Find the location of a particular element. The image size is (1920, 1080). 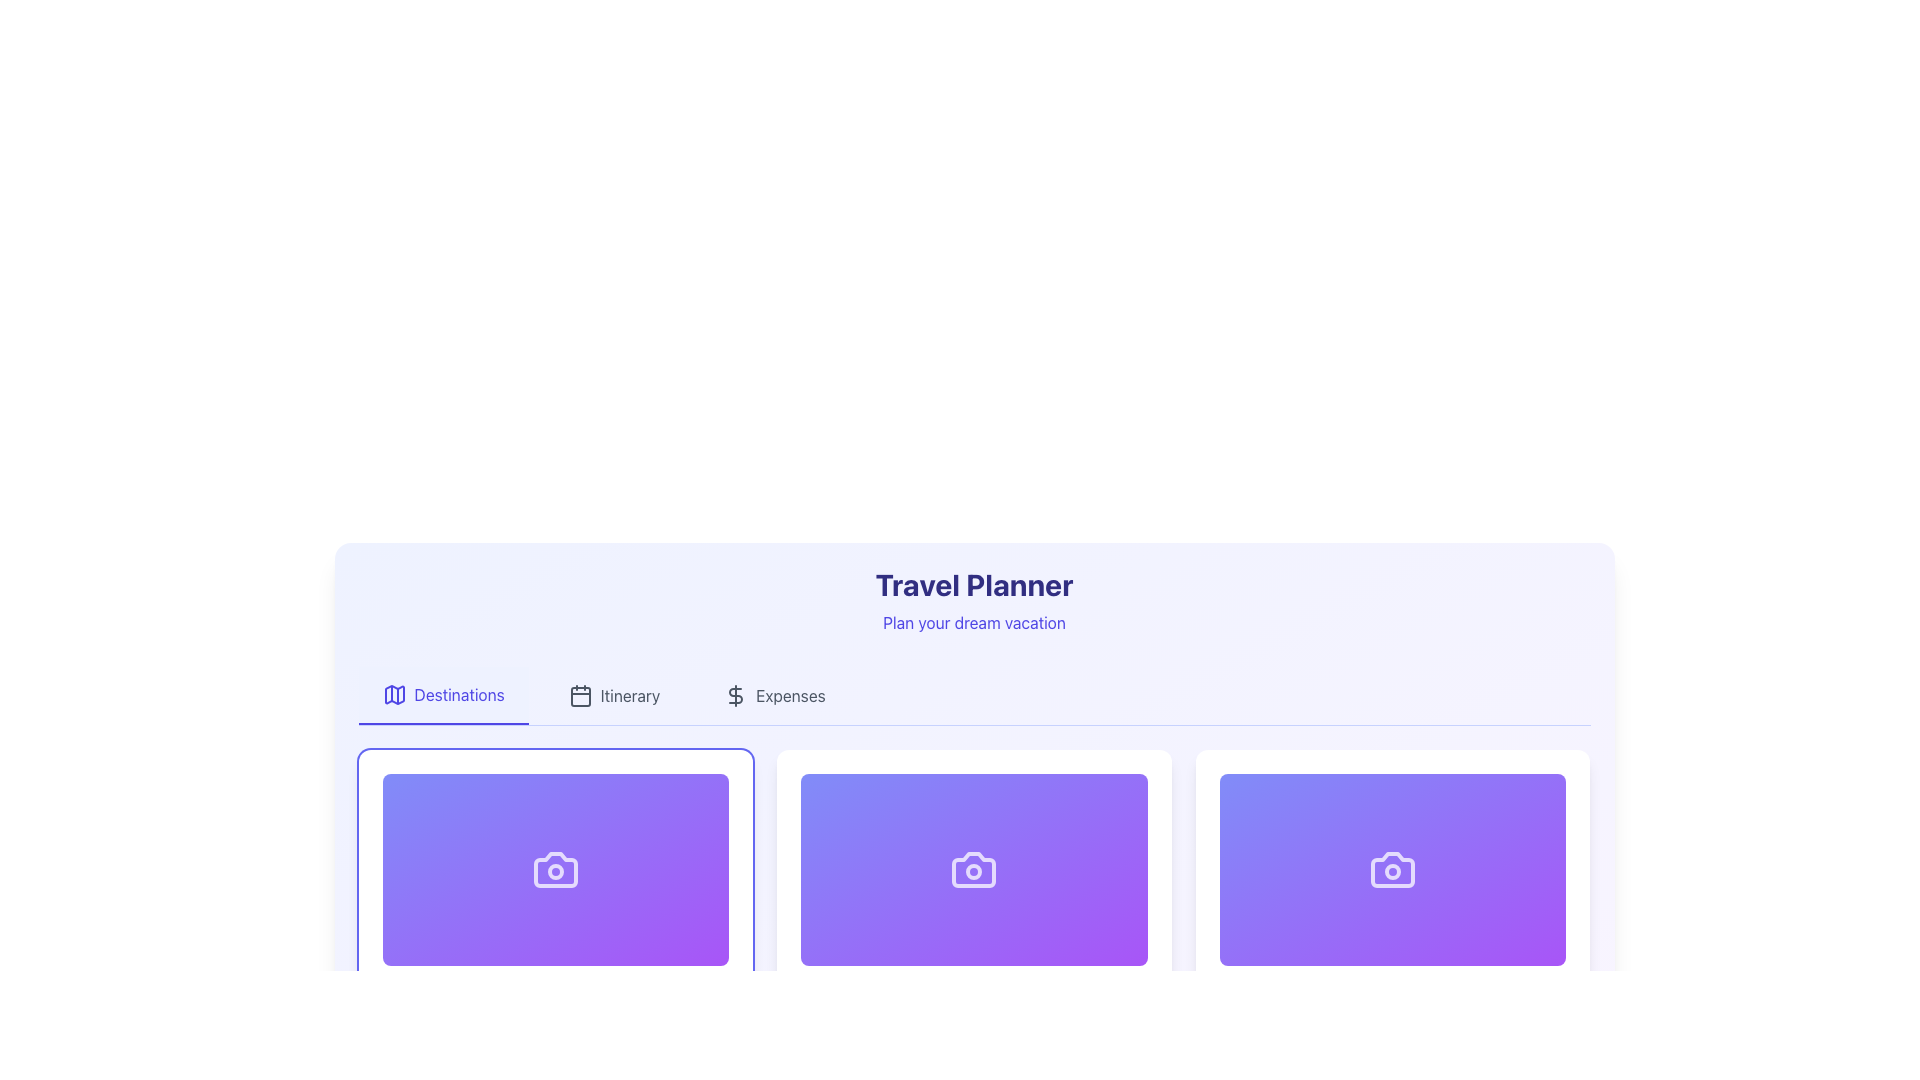

the small circle with a light stroke located within the central area of the camera icon is located at coordinates (1392, 870).